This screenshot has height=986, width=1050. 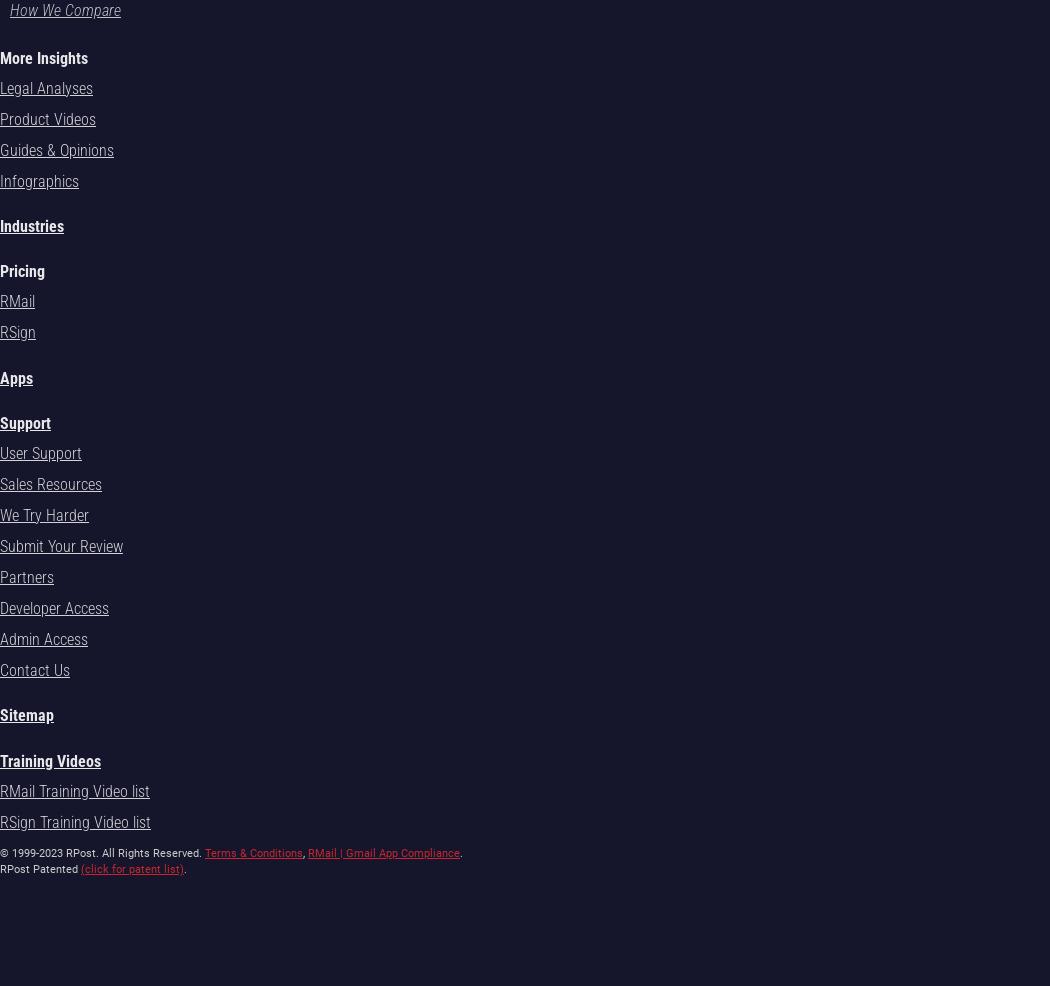 I want to click on 'RMail Training Video list', so click(x=73, y=790).